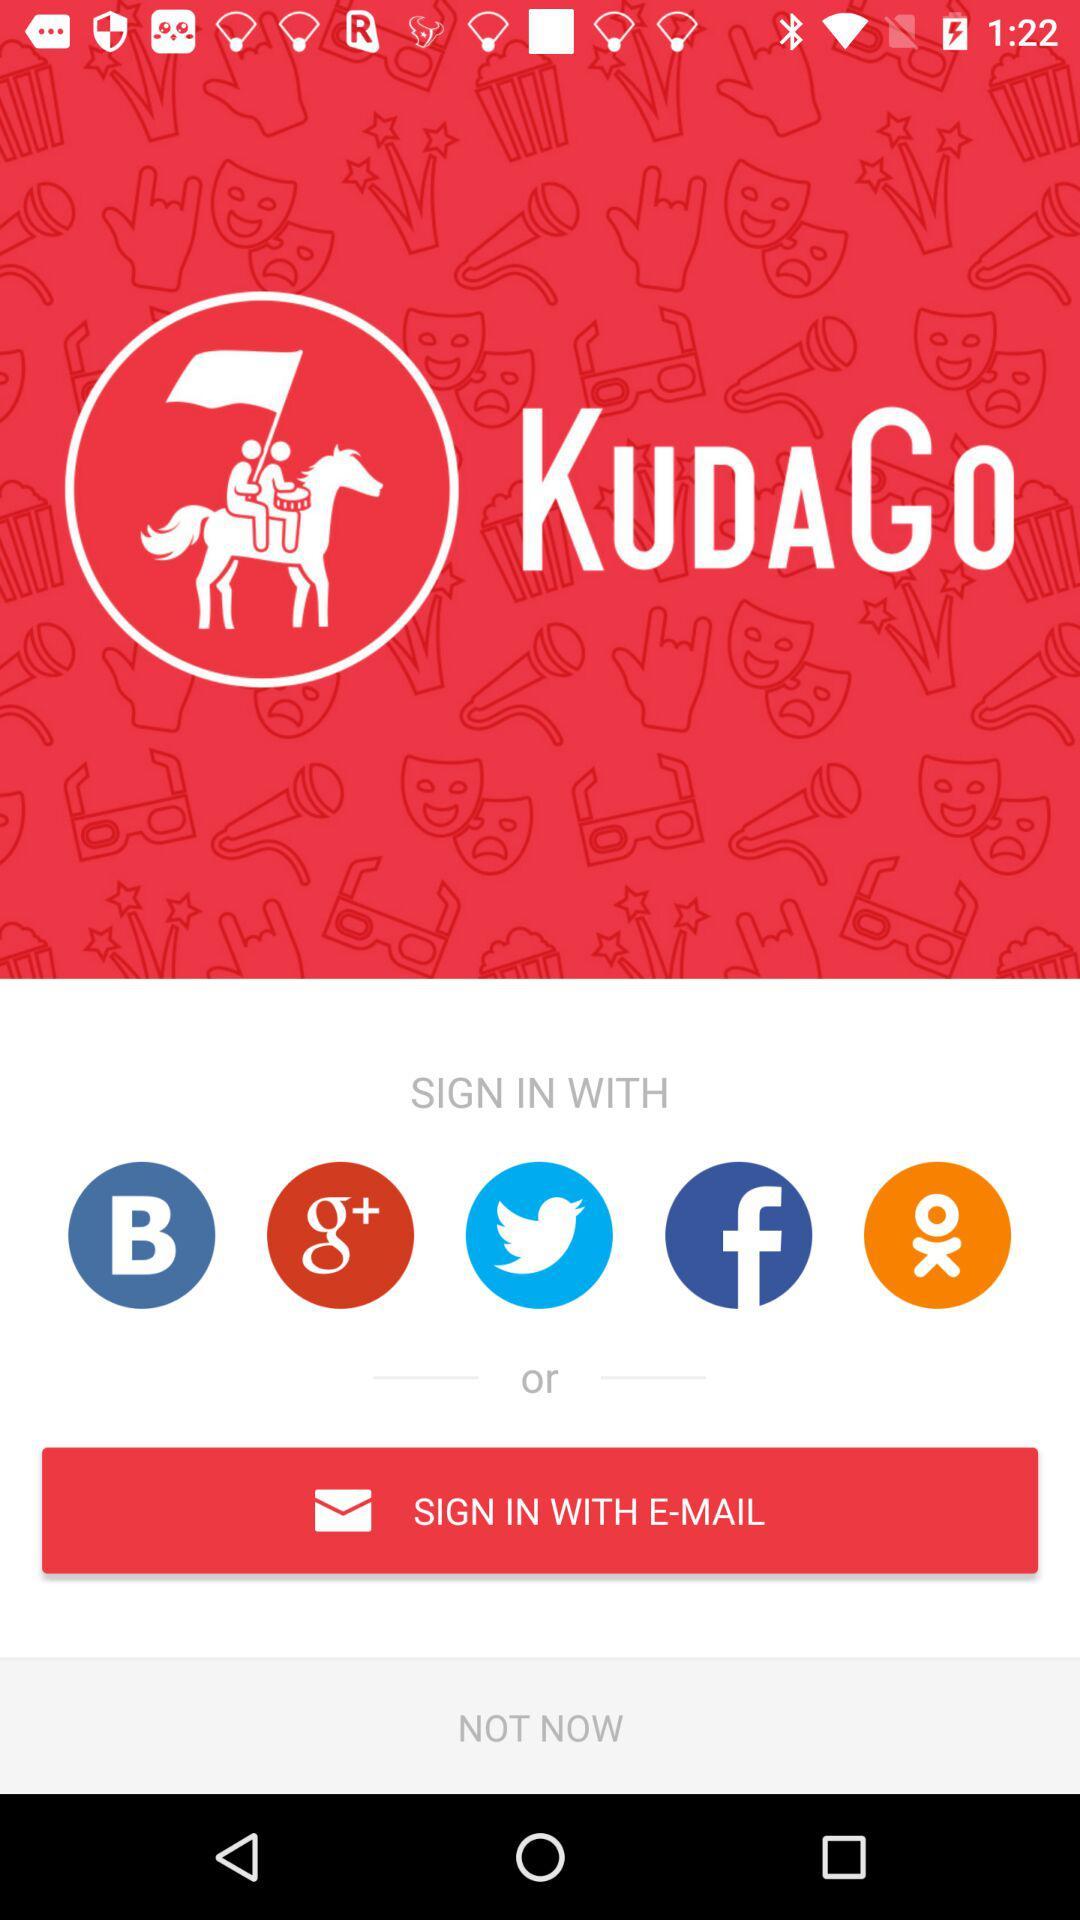  Describe the element at coordinates (538, 1234) in the screenshot. I see `twitter link` at that location.